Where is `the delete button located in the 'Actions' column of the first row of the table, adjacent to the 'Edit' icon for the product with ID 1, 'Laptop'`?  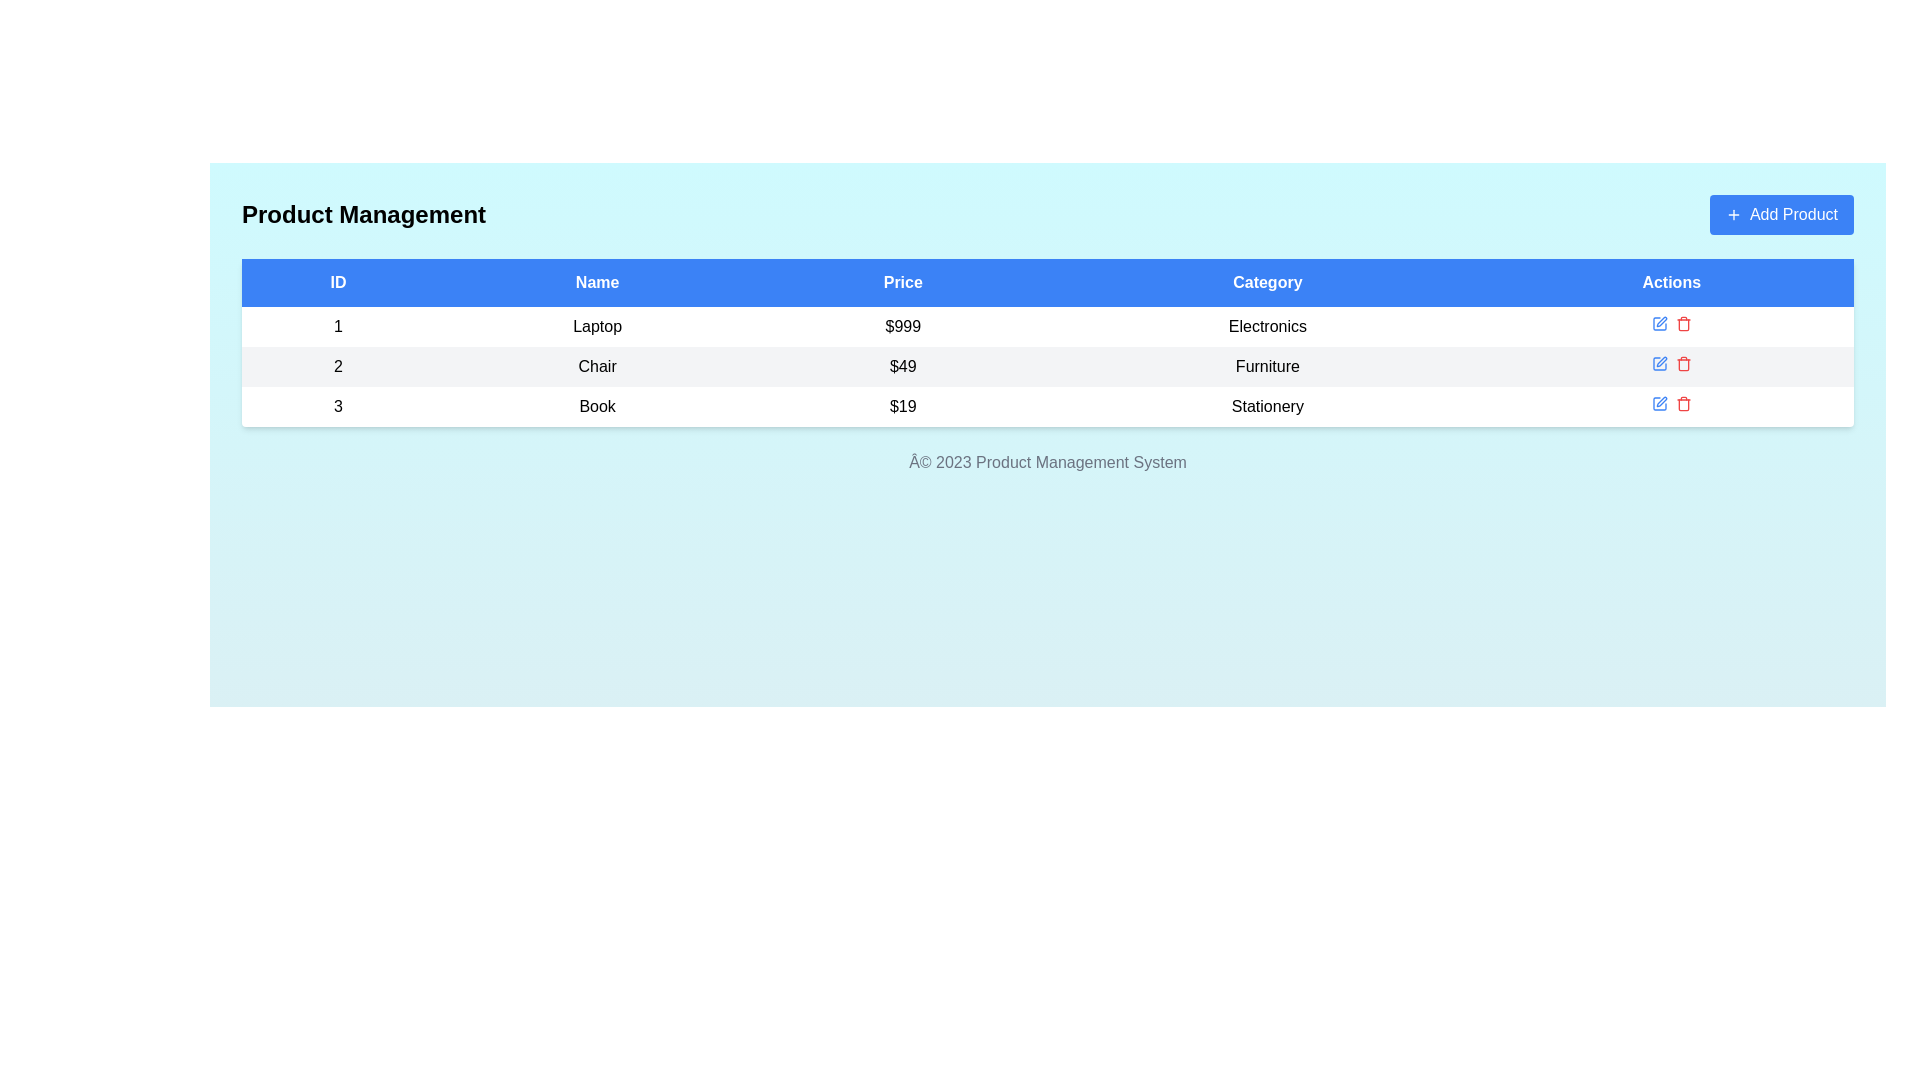 the delete button located in the 'Actions' column of the first row of the table, adjacent to the 'Edit' icon for the product with ID 1, 'Laptop' is located at coordinates (1682, 323).